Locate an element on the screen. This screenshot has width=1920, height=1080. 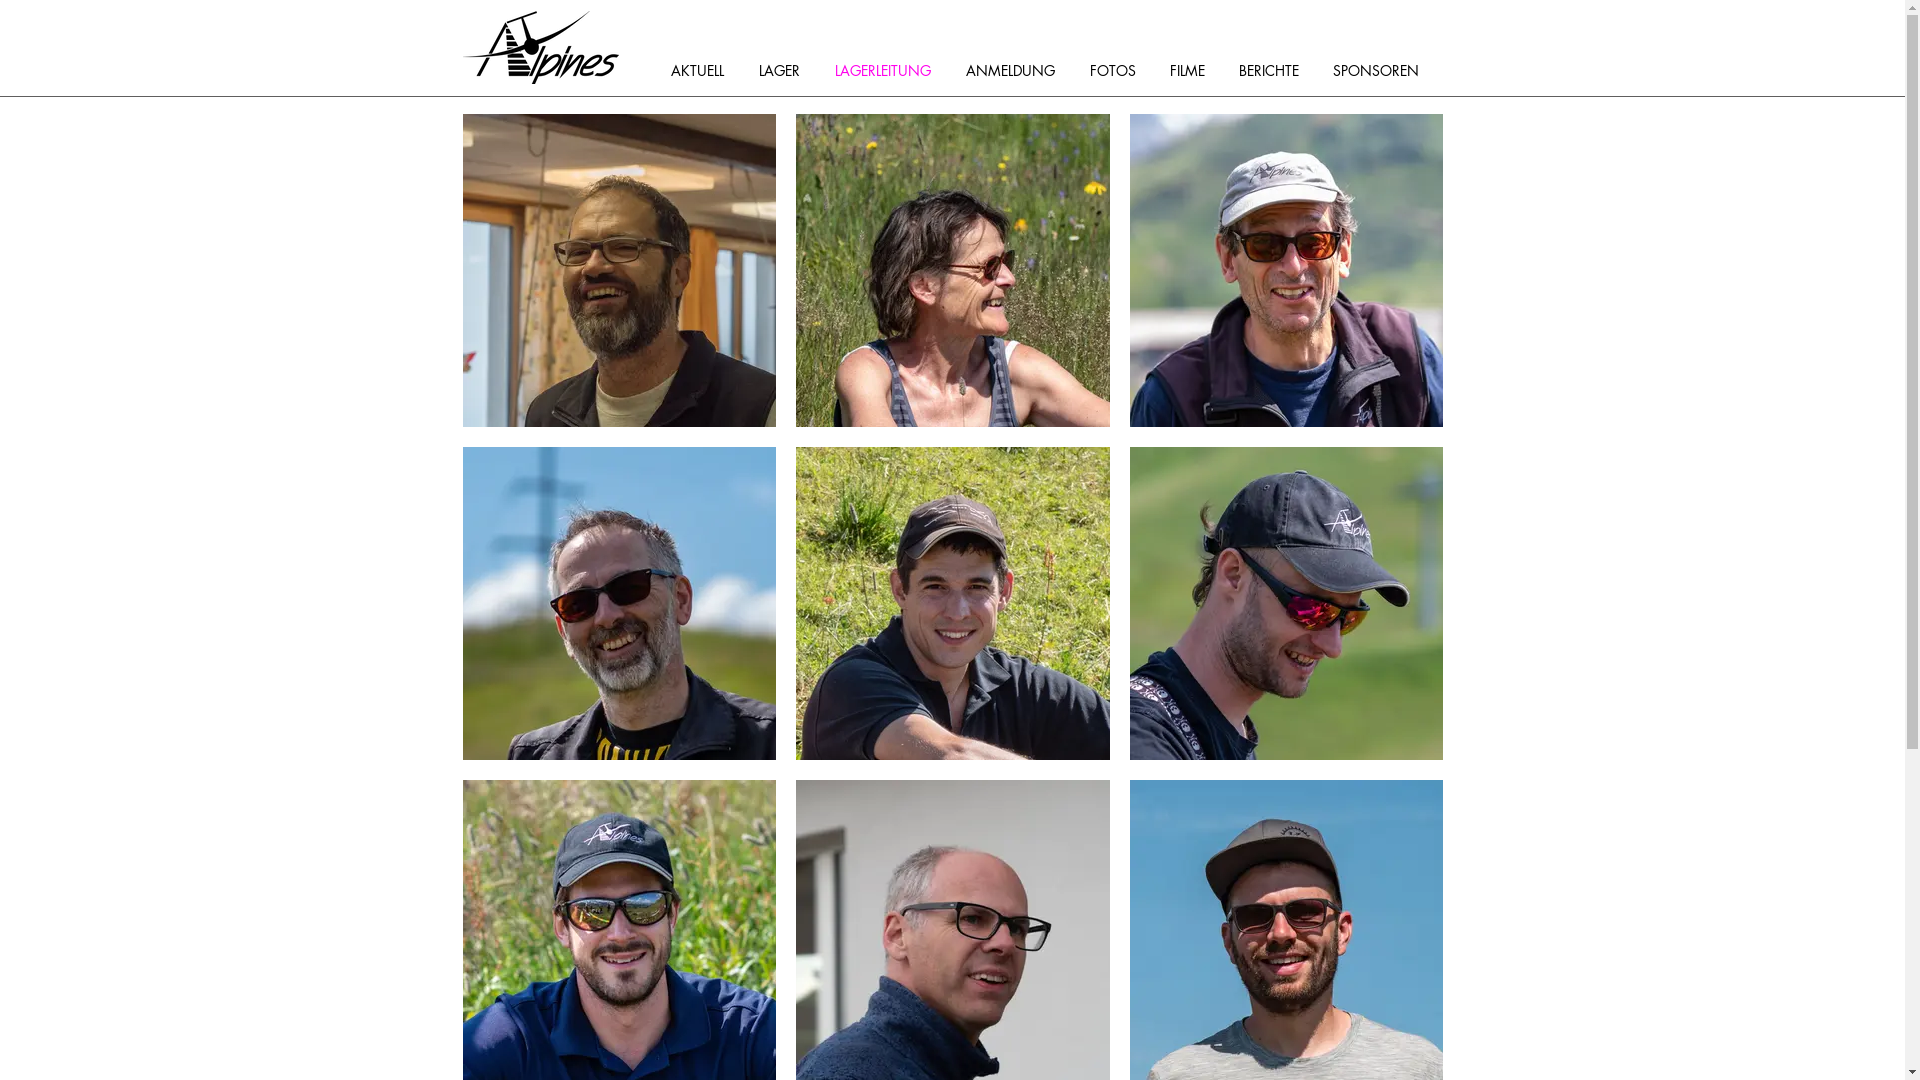
'BERICHTE' is located at coordinates (1274, 69).